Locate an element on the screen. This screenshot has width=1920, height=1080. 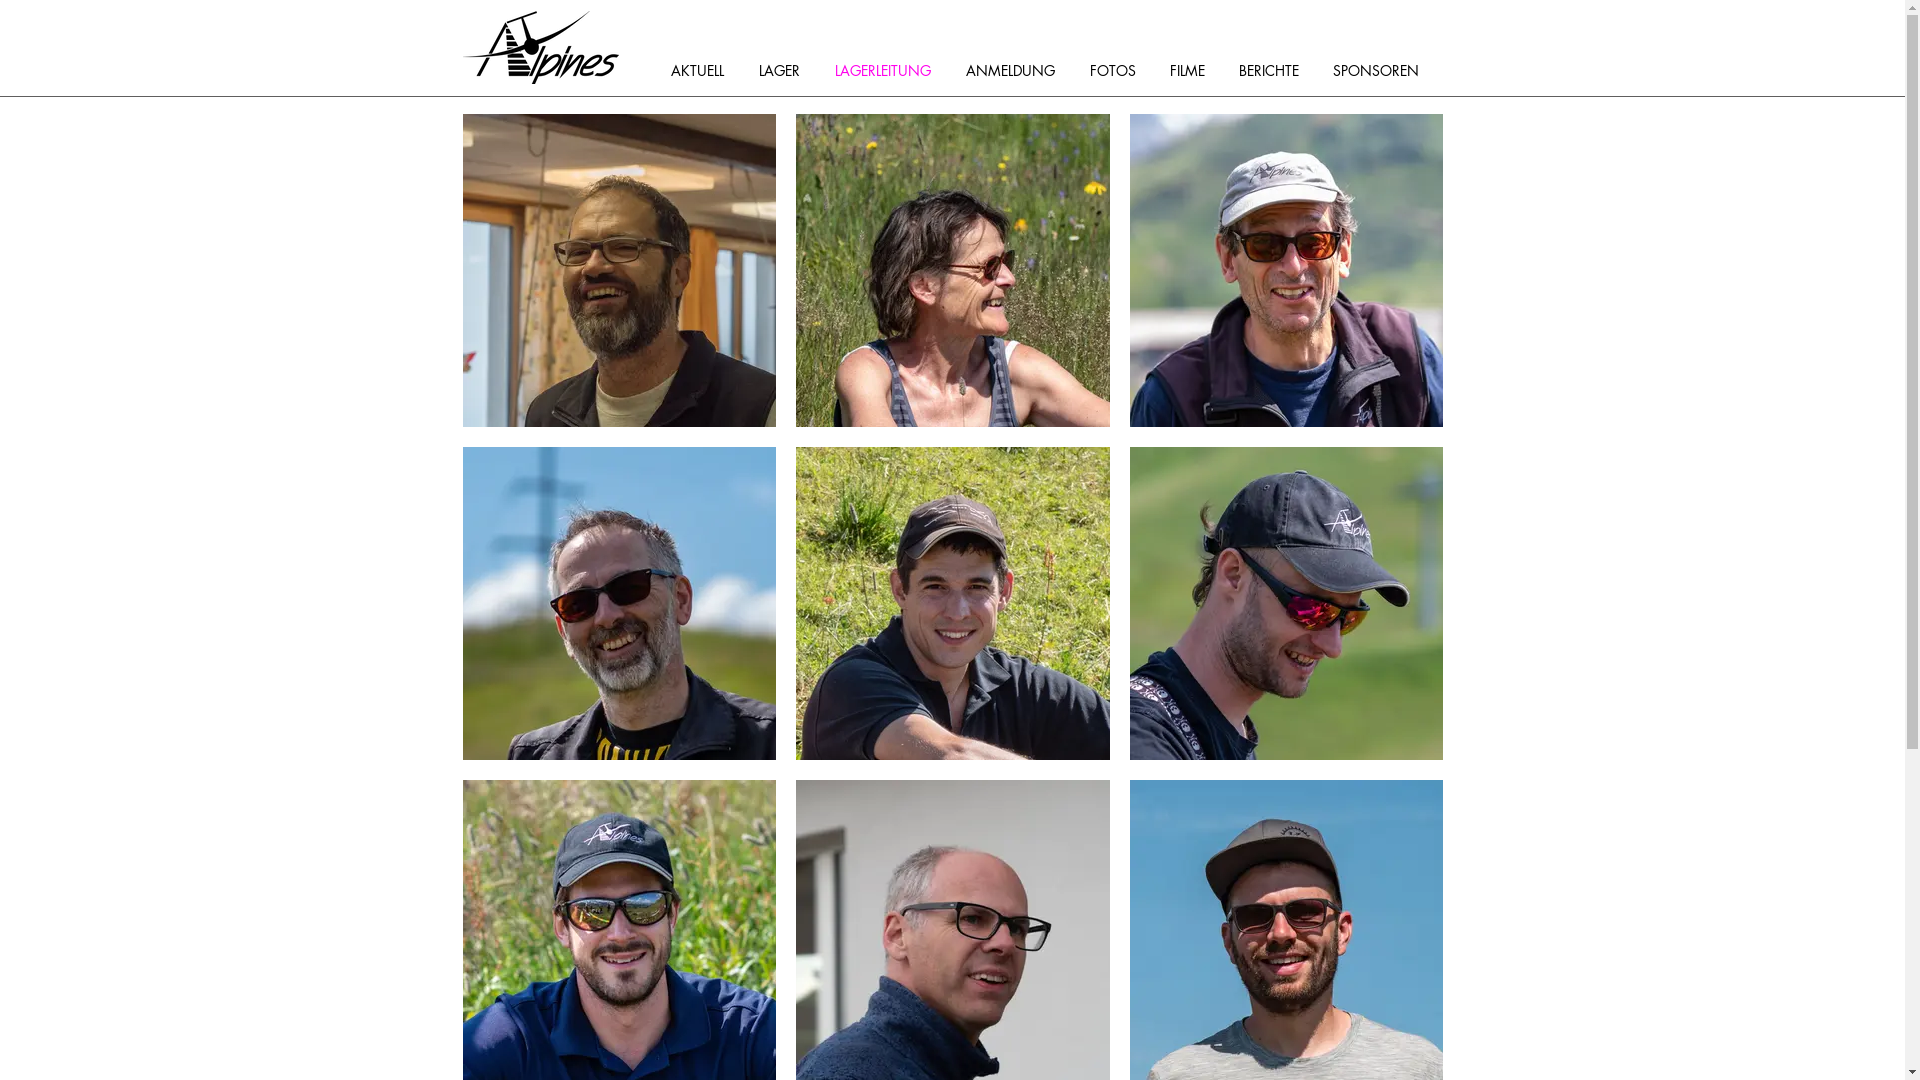
'BERICHTE' is located at coordinates (1274, 69).